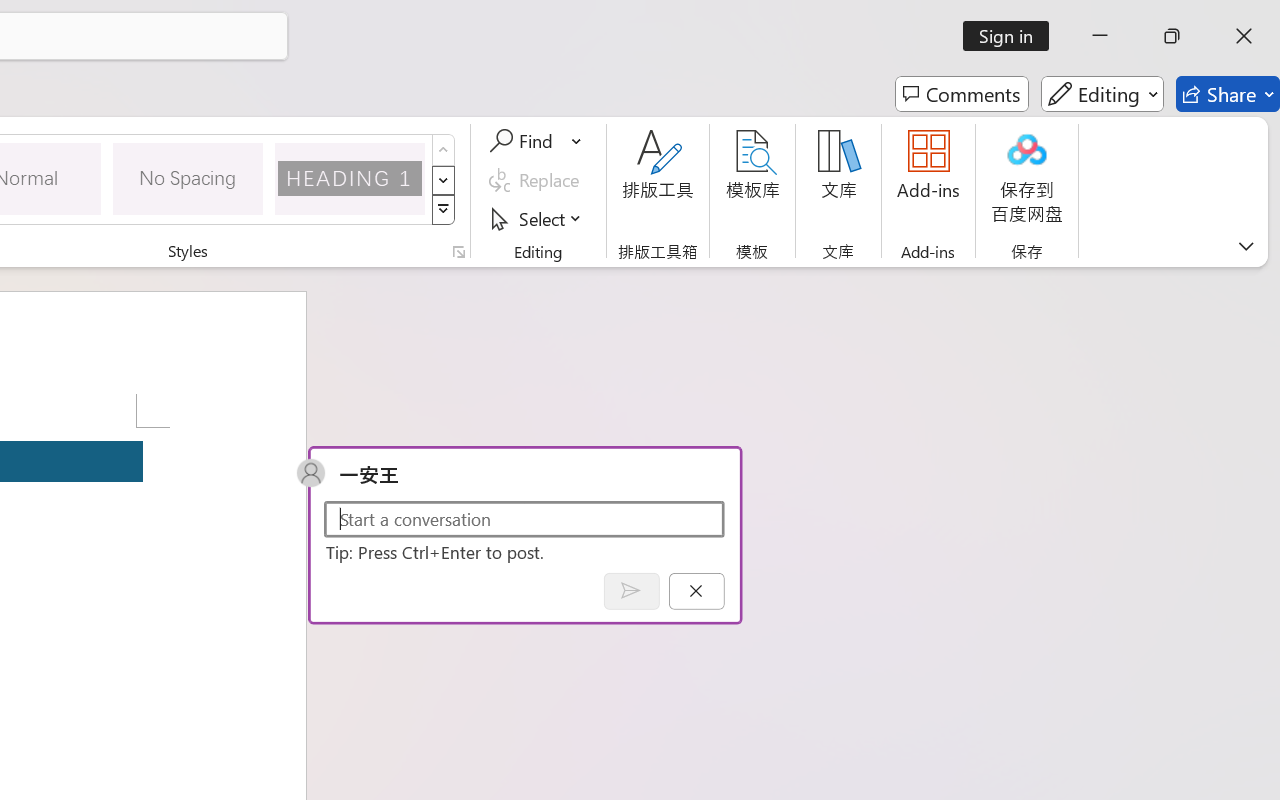 Image resolution: width=1280 pixels, height=800 pixels. I want to click on 'Cancel', so click(696, 590).